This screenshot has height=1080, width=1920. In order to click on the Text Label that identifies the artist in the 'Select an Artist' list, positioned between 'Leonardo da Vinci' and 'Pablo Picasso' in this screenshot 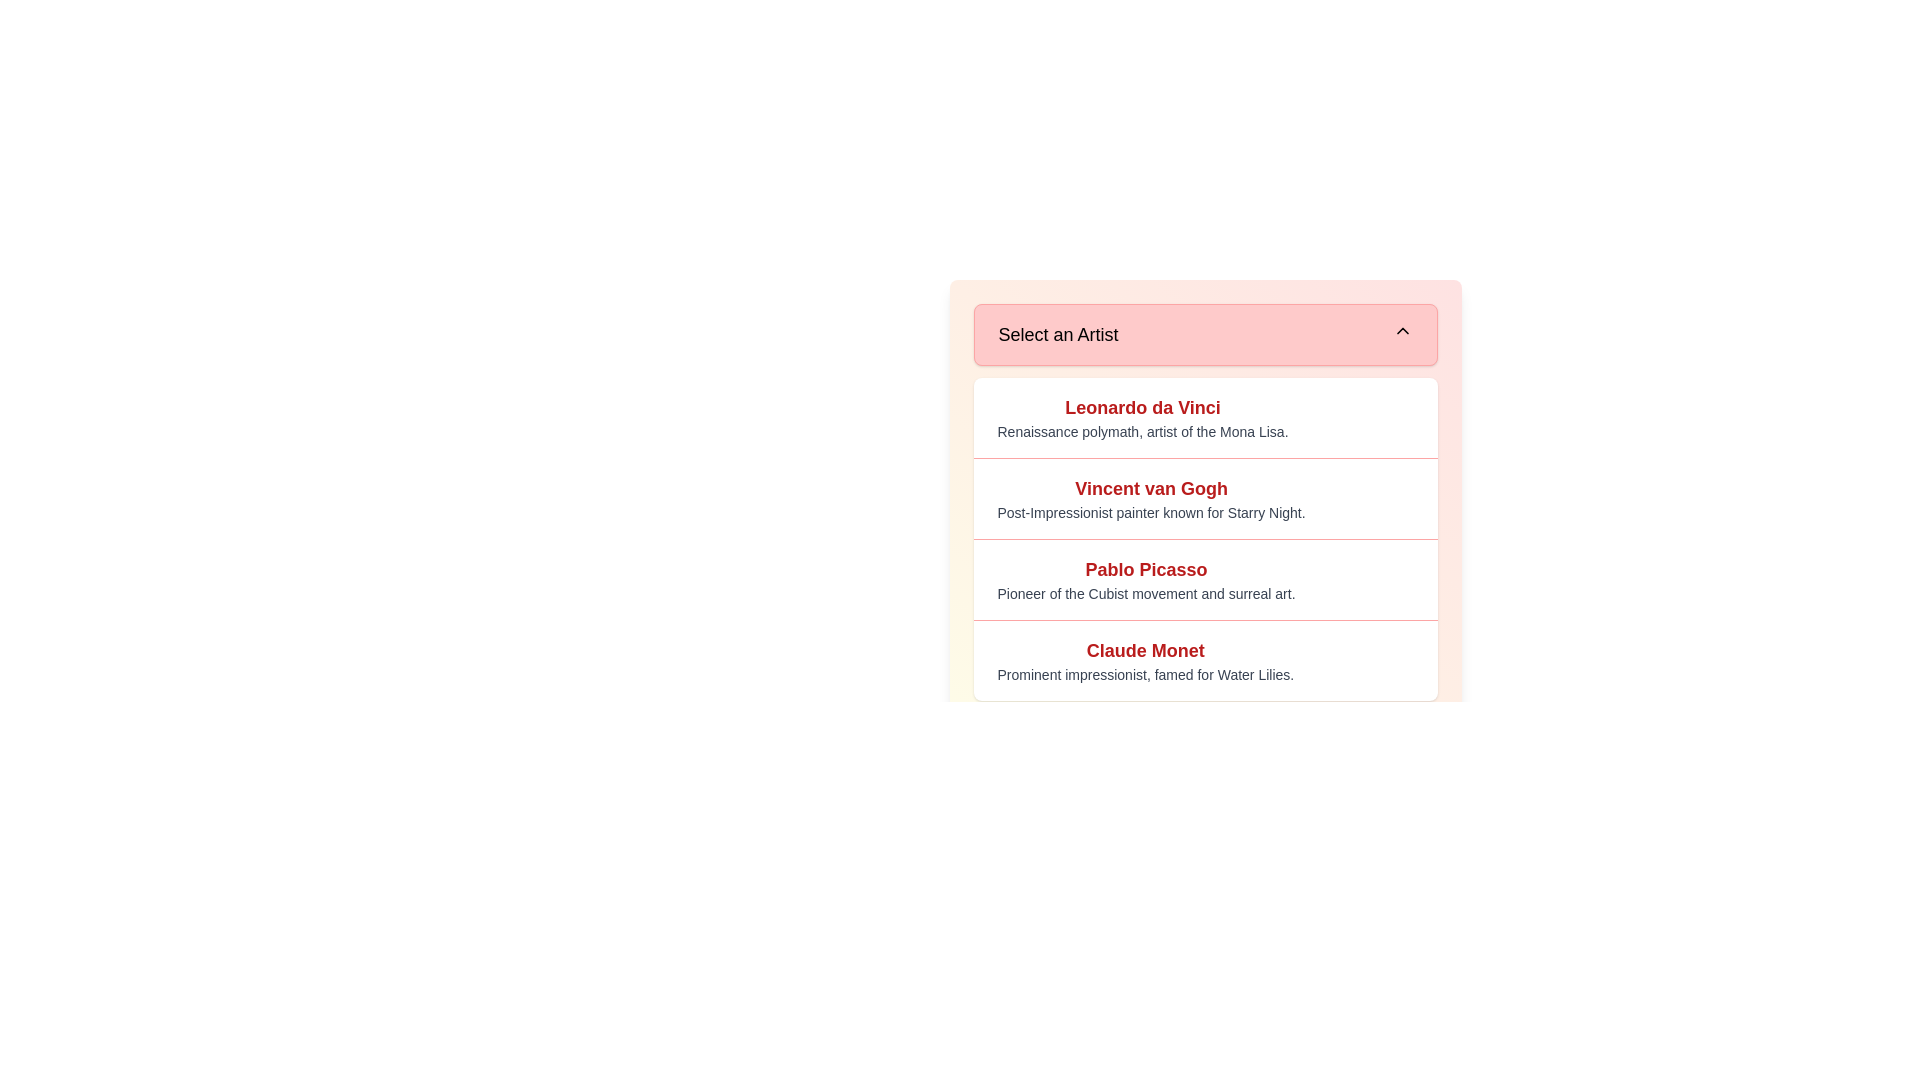, I will do `click(1151, 489)`.